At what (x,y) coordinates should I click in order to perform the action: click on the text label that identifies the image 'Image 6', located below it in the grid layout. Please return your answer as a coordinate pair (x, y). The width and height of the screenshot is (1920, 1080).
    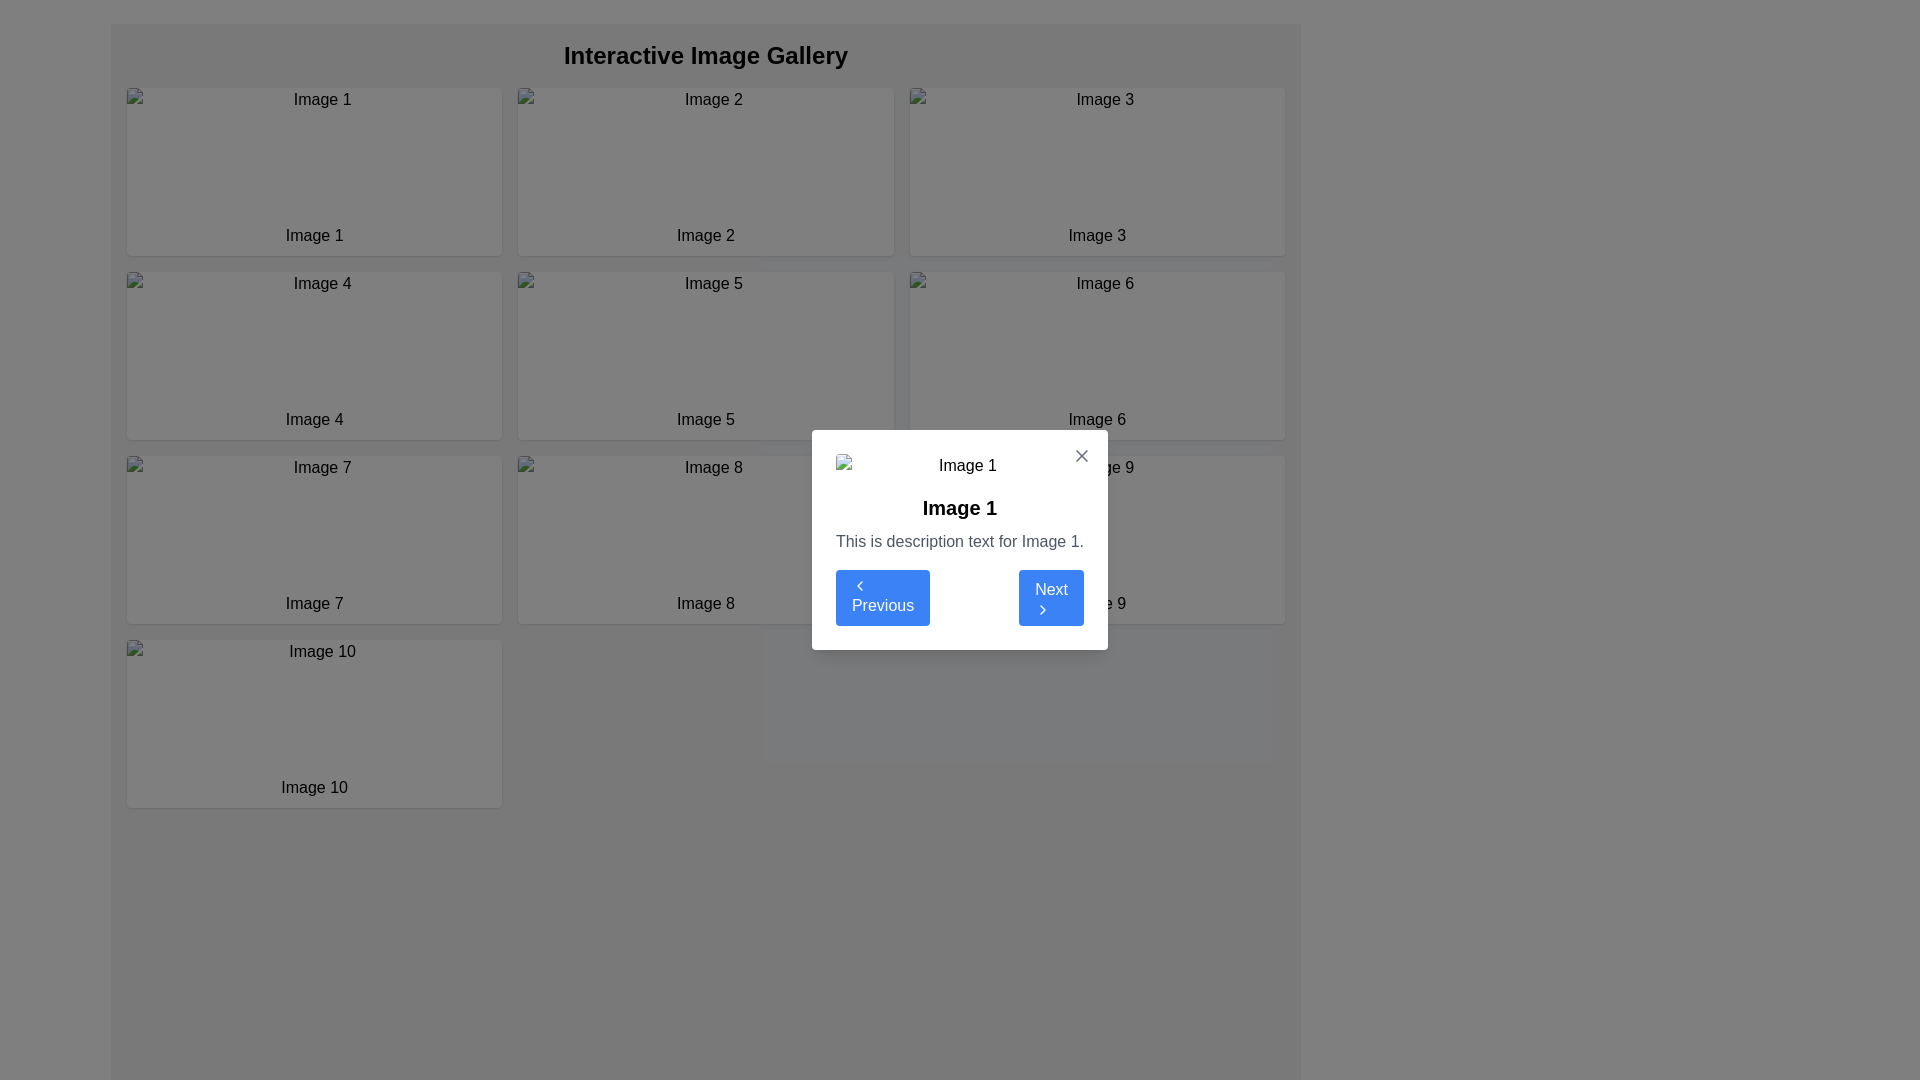
    Looking at the image, I should click on (1096, 419).